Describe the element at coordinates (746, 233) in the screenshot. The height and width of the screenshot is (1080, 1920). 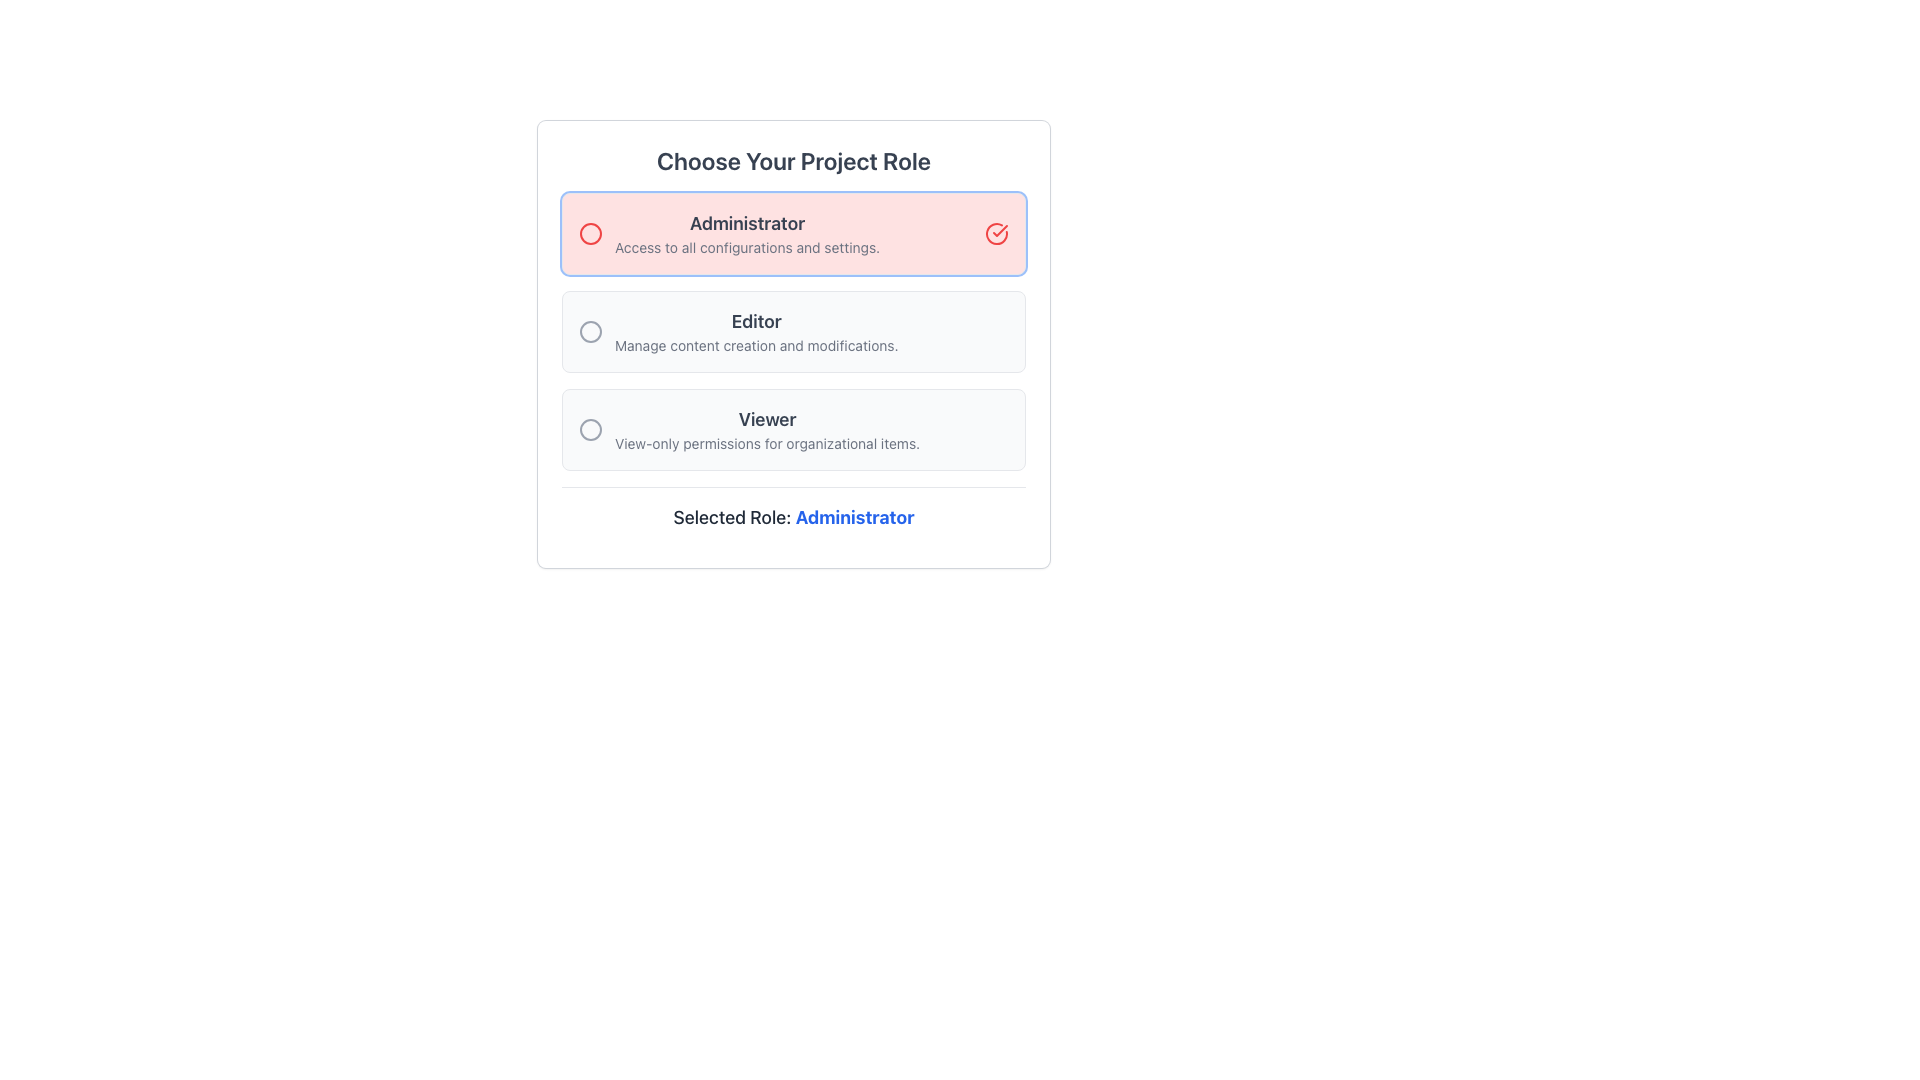
I see `to select the role 'Administrator' from the vertical list of selectable roles, which includes options like 'Editor' and 'Viewer'` at that location.